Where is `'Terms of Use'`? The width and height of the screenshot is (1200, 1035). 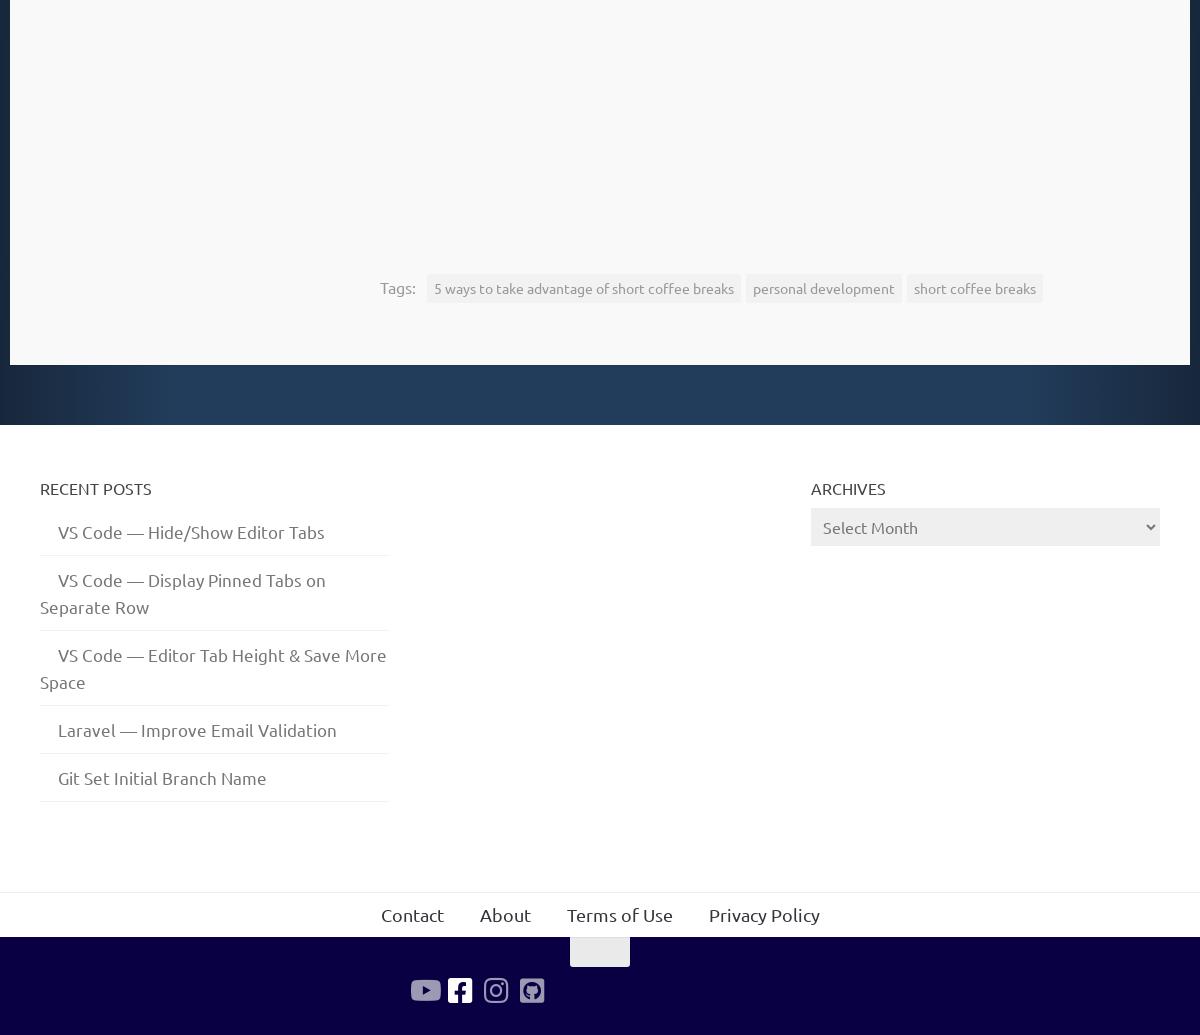
'Terms of Use' is located at coordinates (618, 913).